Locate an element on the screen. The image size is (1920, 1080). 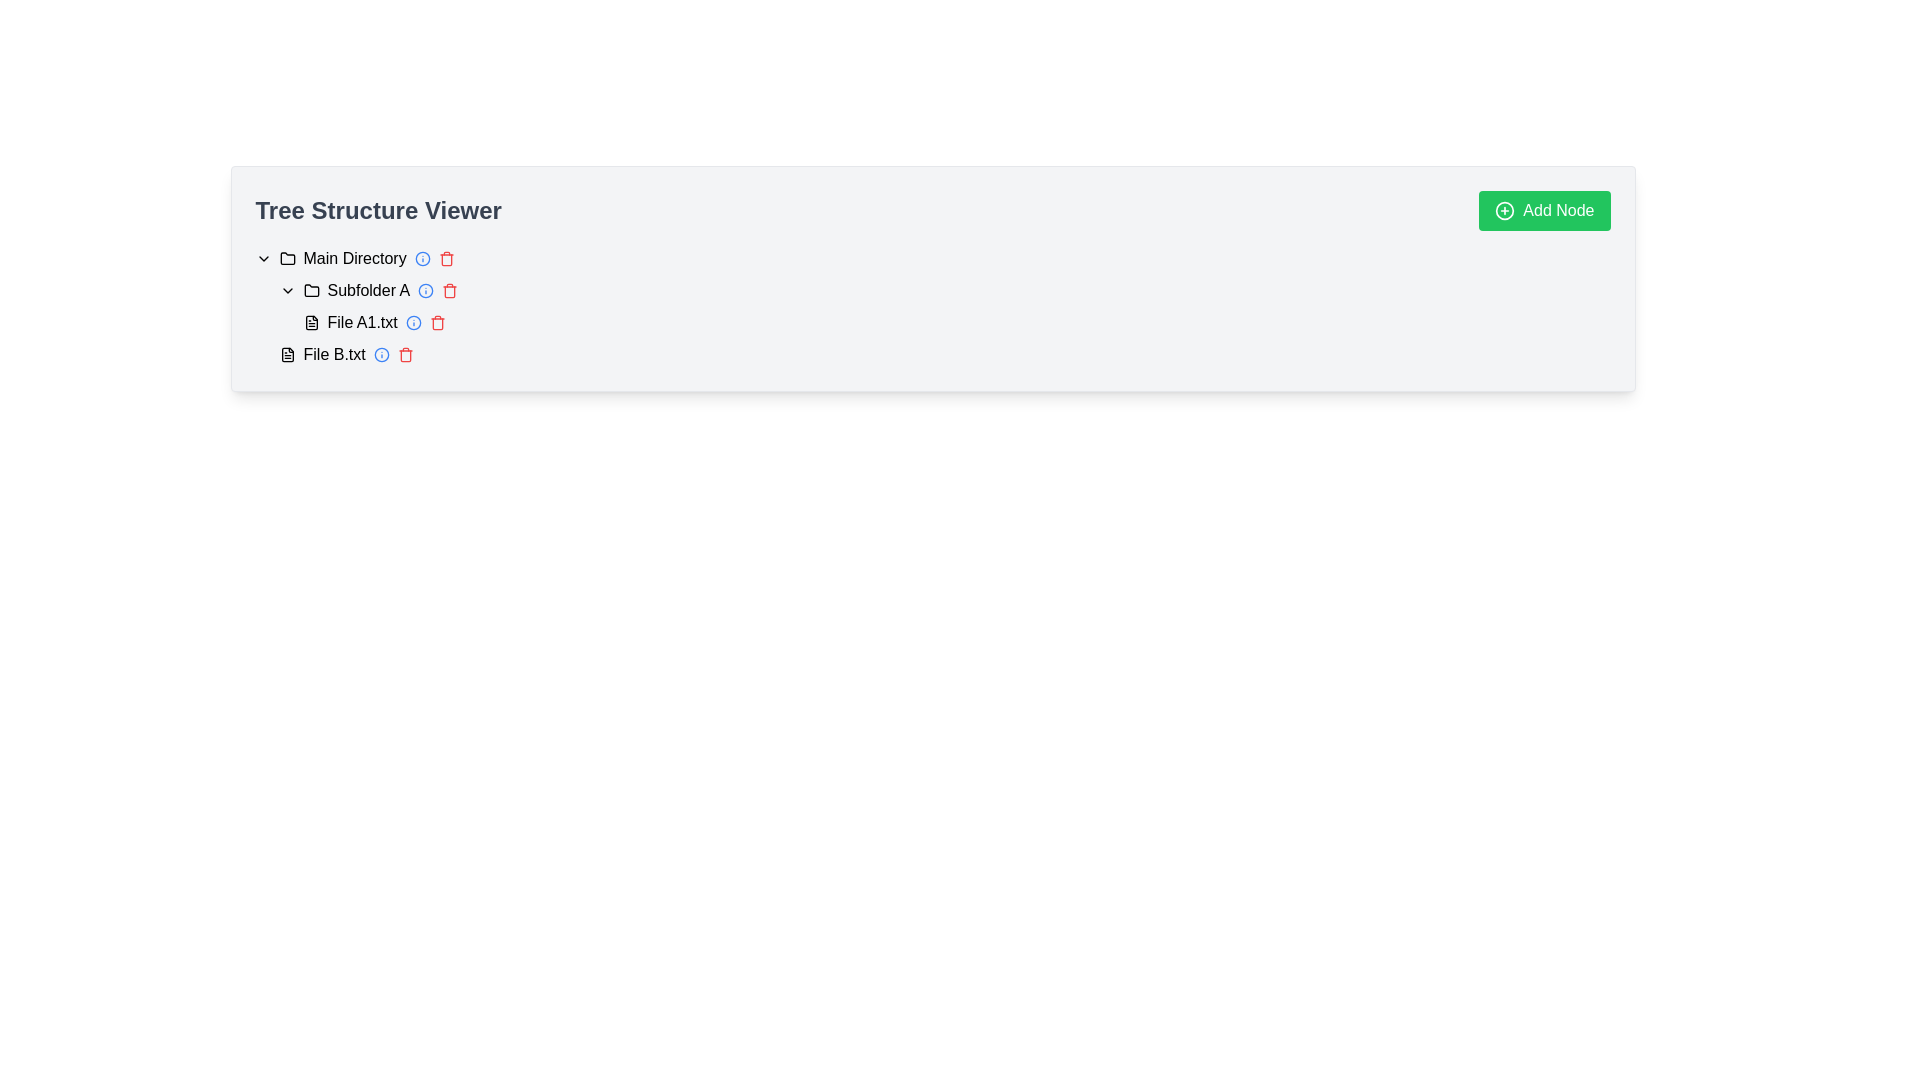
the static text label representing the first subfolder under the 'Main Directory' in the tree structure viewer is located at coordinates (368, 290).